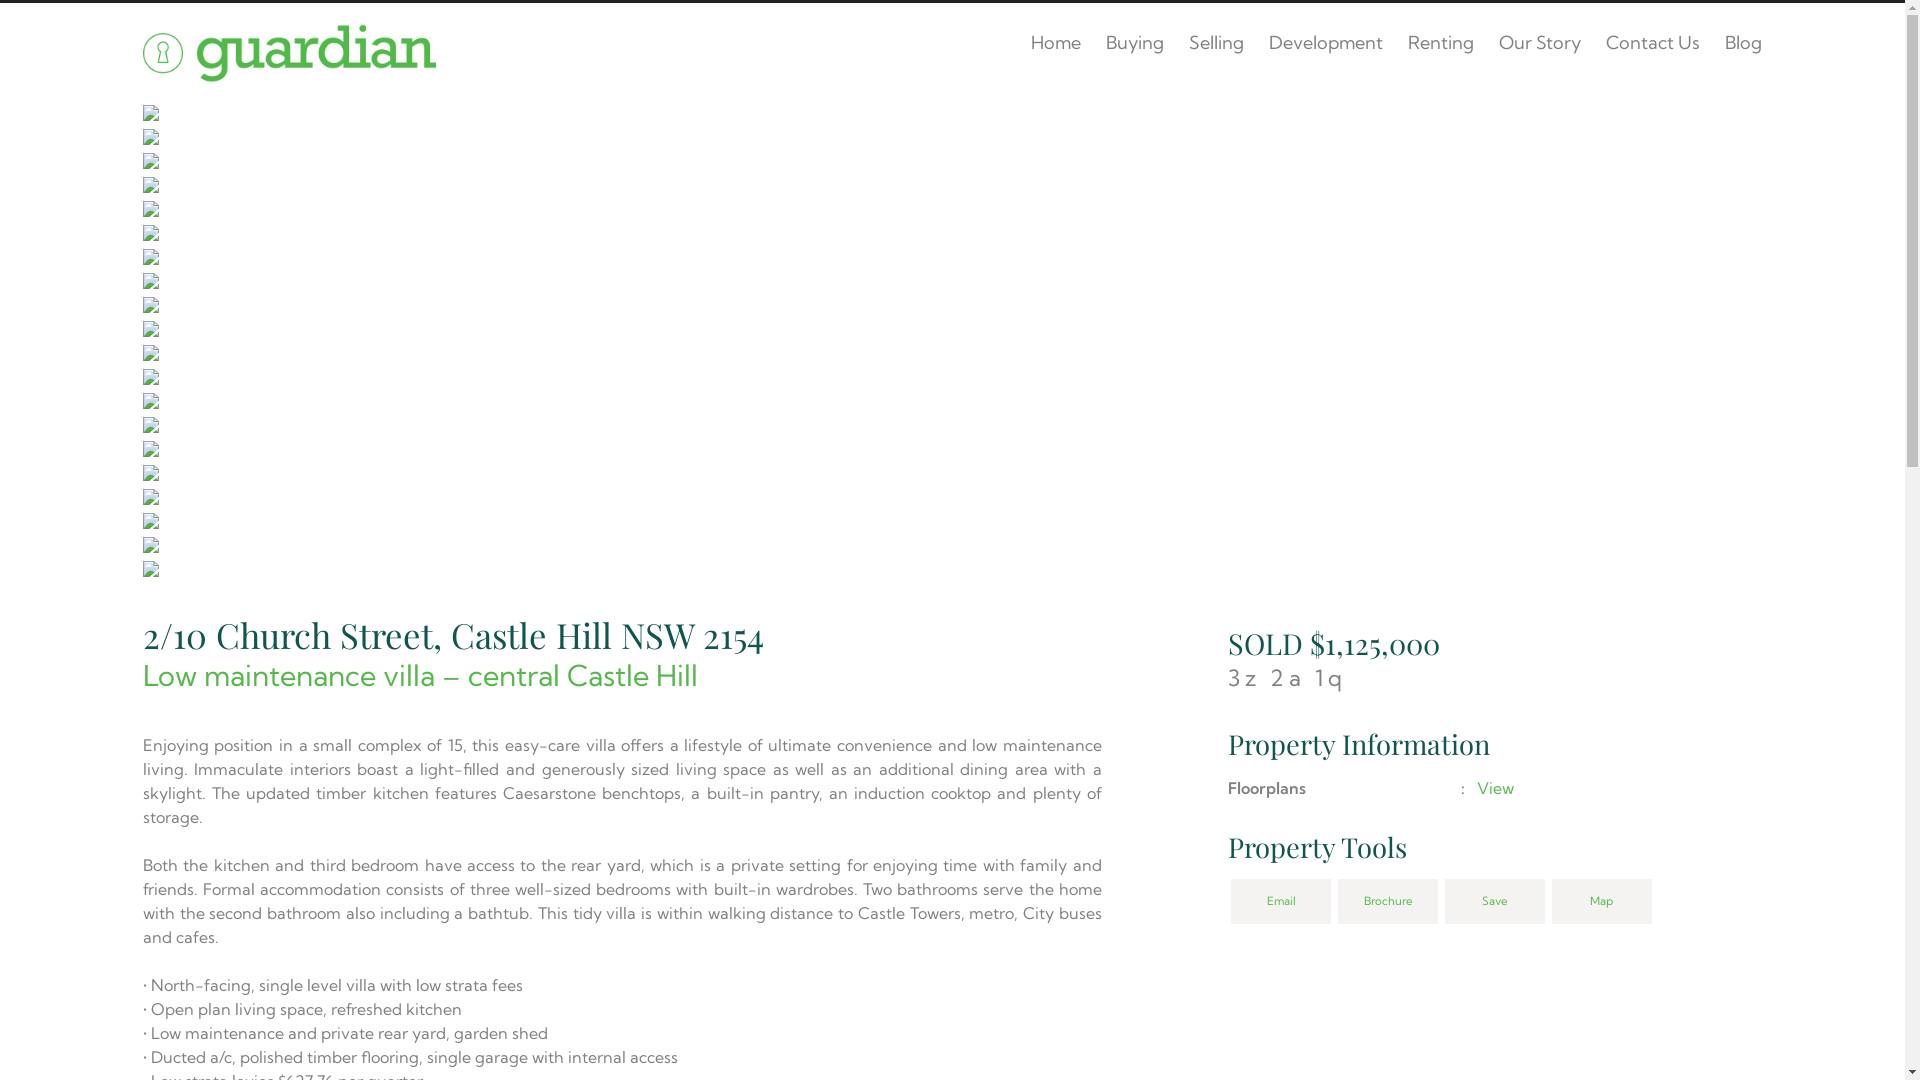 This screenshot has width=1920, height=1080. What do you see at coordinates (1229, 901) in the screenshot?
I see `'Email'` at bounding box center [1229, 901].